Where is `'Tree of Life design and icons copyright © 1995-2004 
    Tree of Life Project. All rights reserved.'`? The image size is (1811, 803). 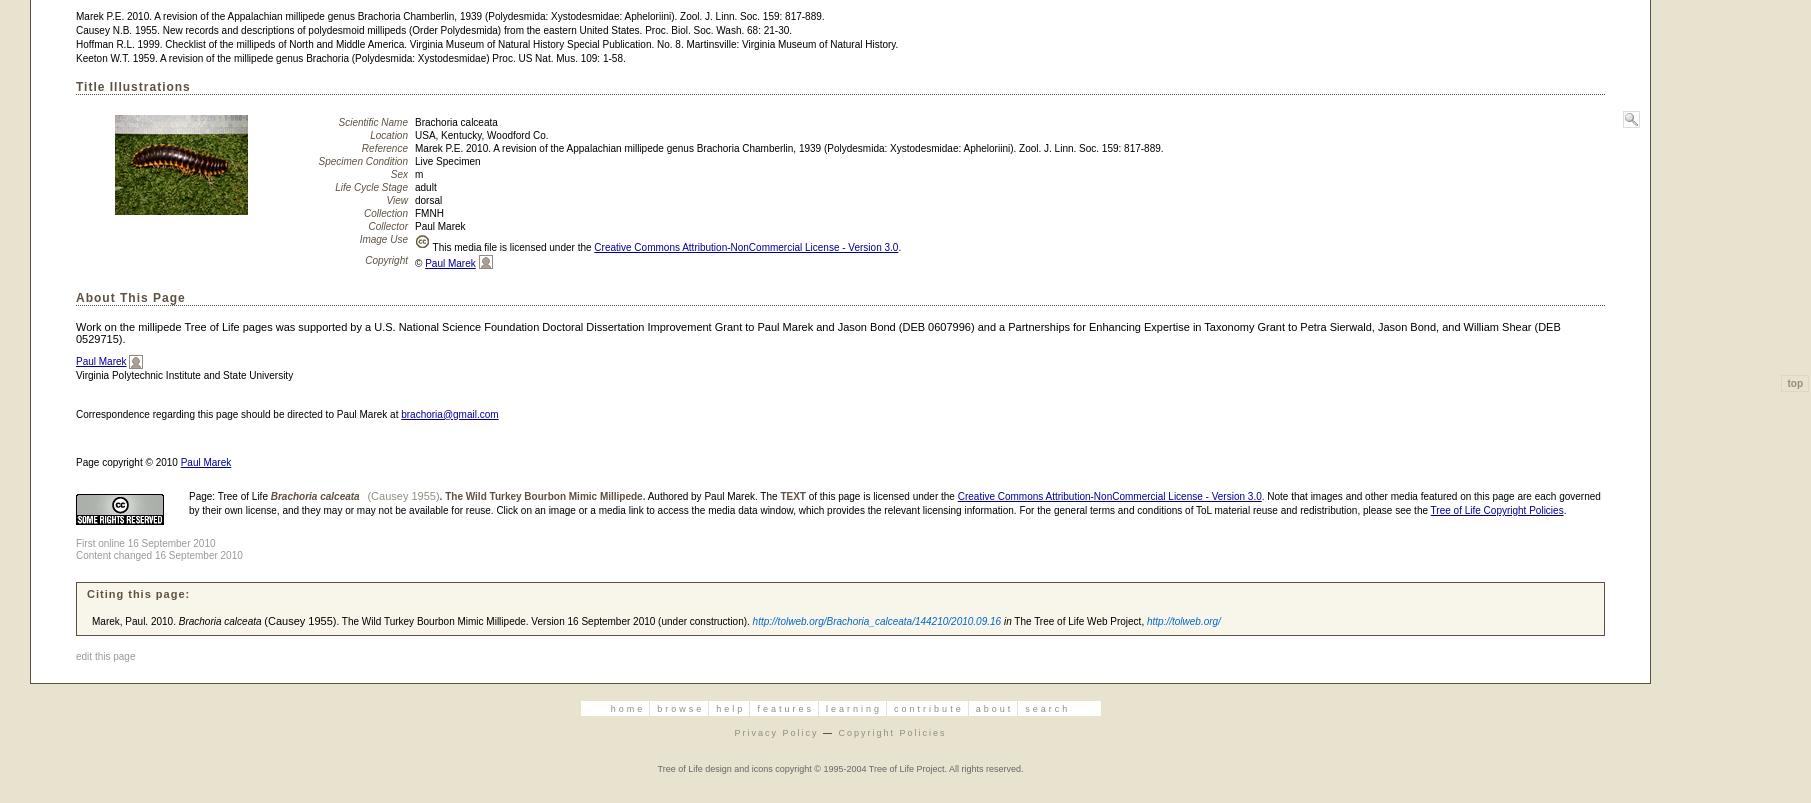 'Tree of Life design and icons copyright © 1995-2004 
    Tree of Life Project. All rights reserved.' is located at coordinates (839, 766).